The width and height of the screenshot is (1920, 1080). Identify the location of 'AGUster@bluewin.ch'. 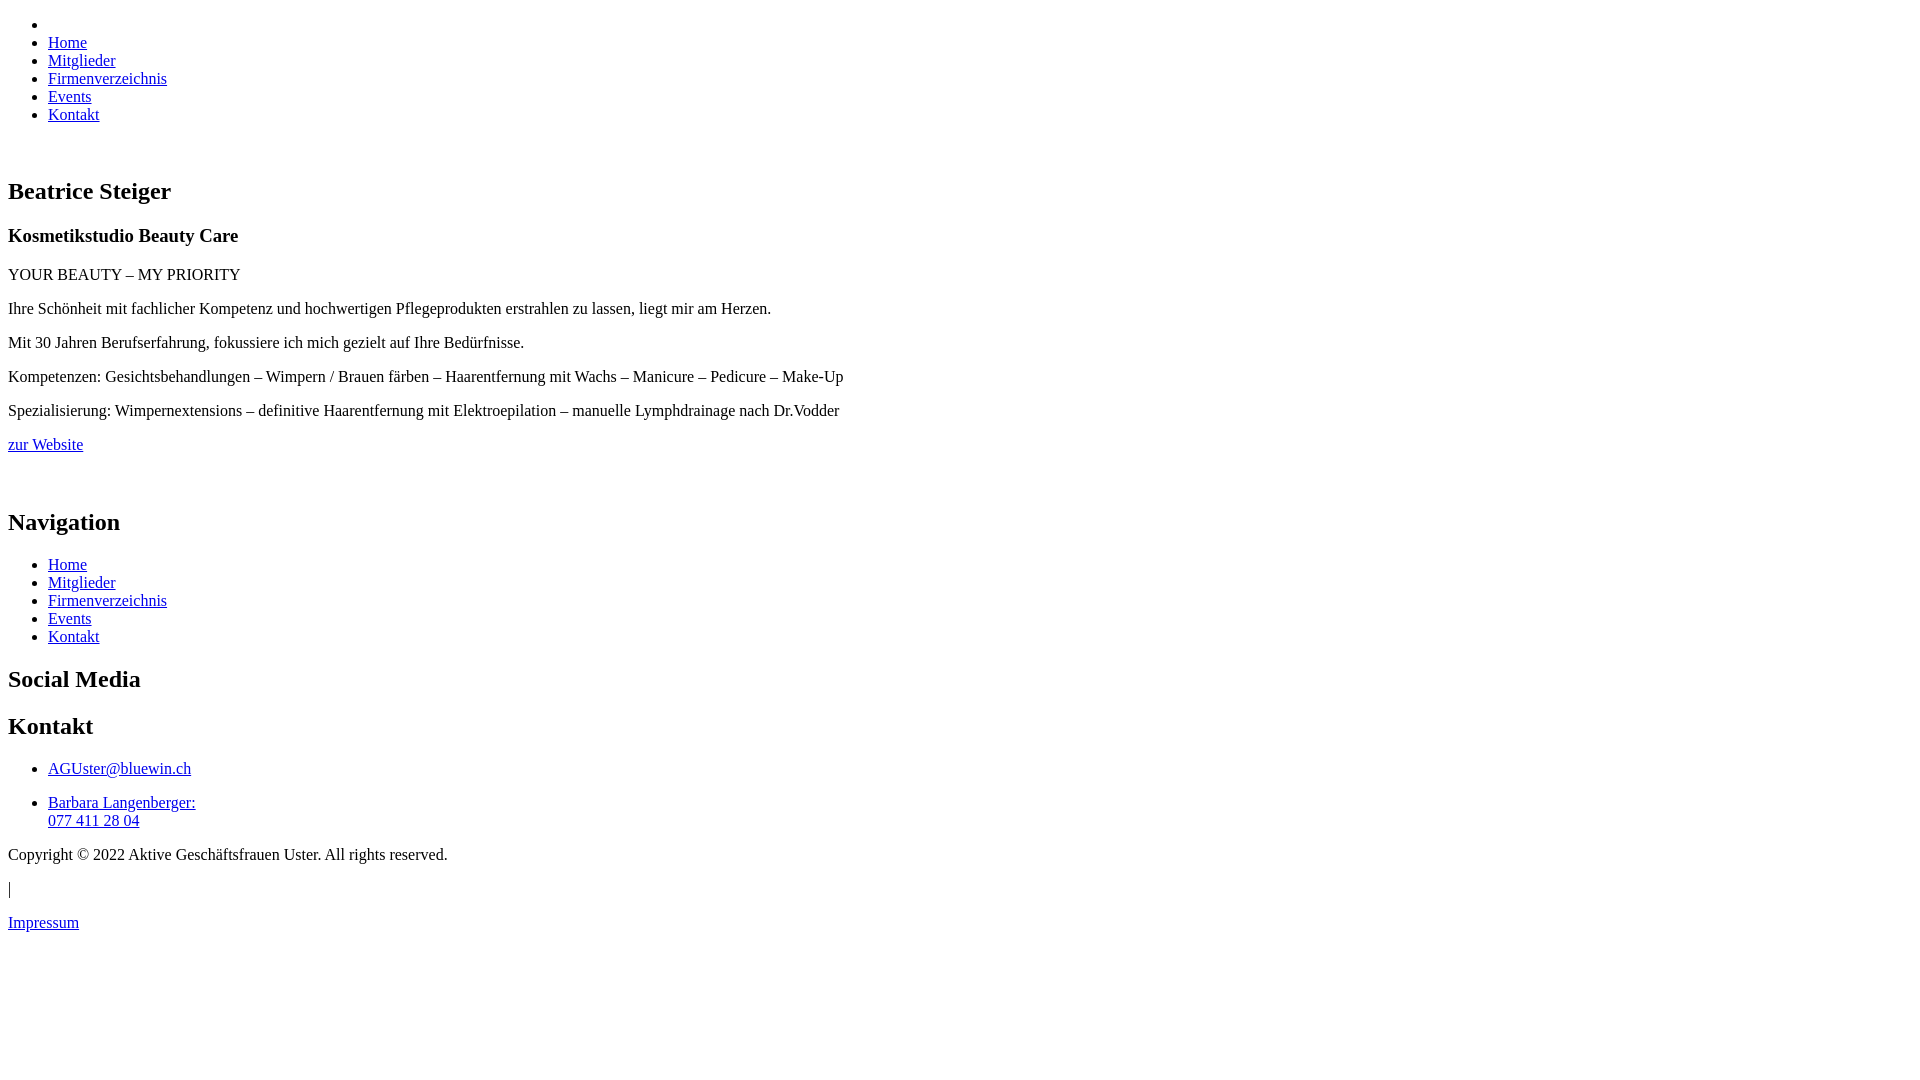
(48, 767).